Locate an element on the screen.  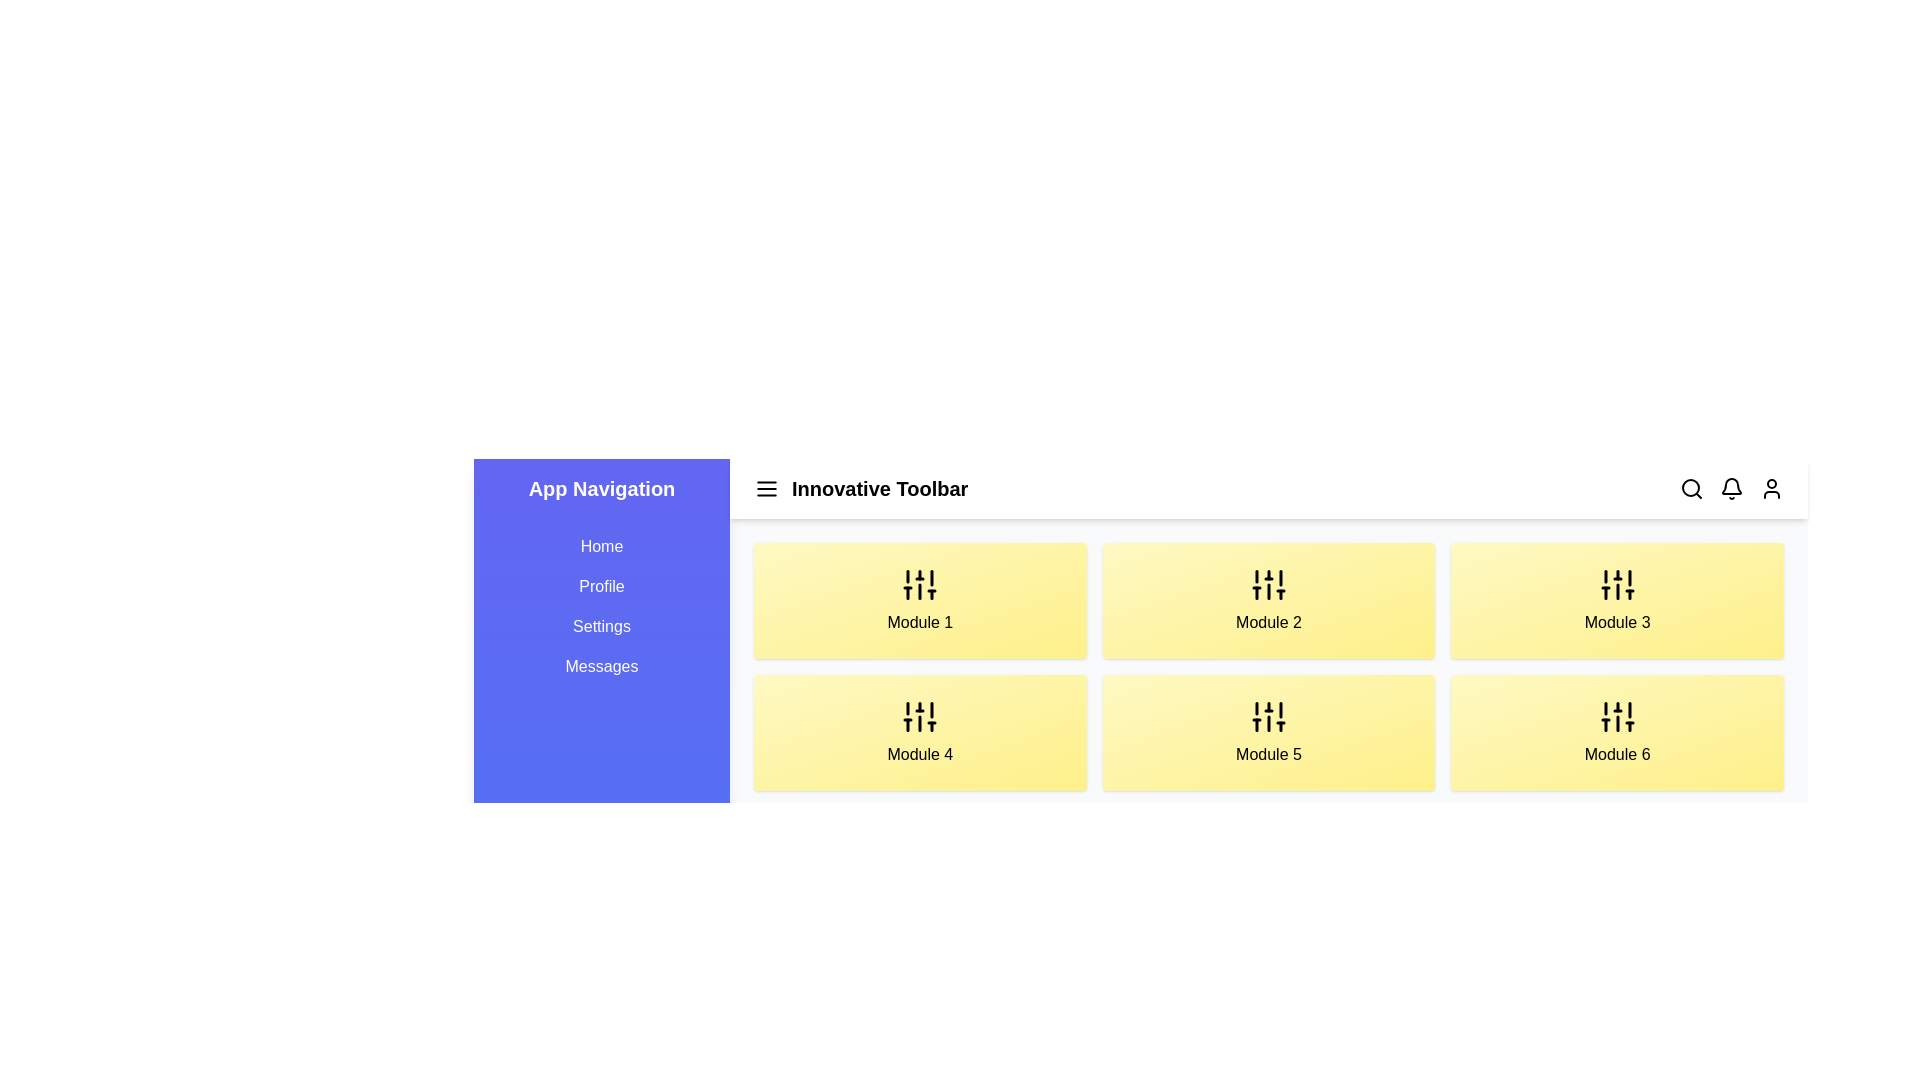
the navigation link labeled Settings is located at coordinates (600, 626).